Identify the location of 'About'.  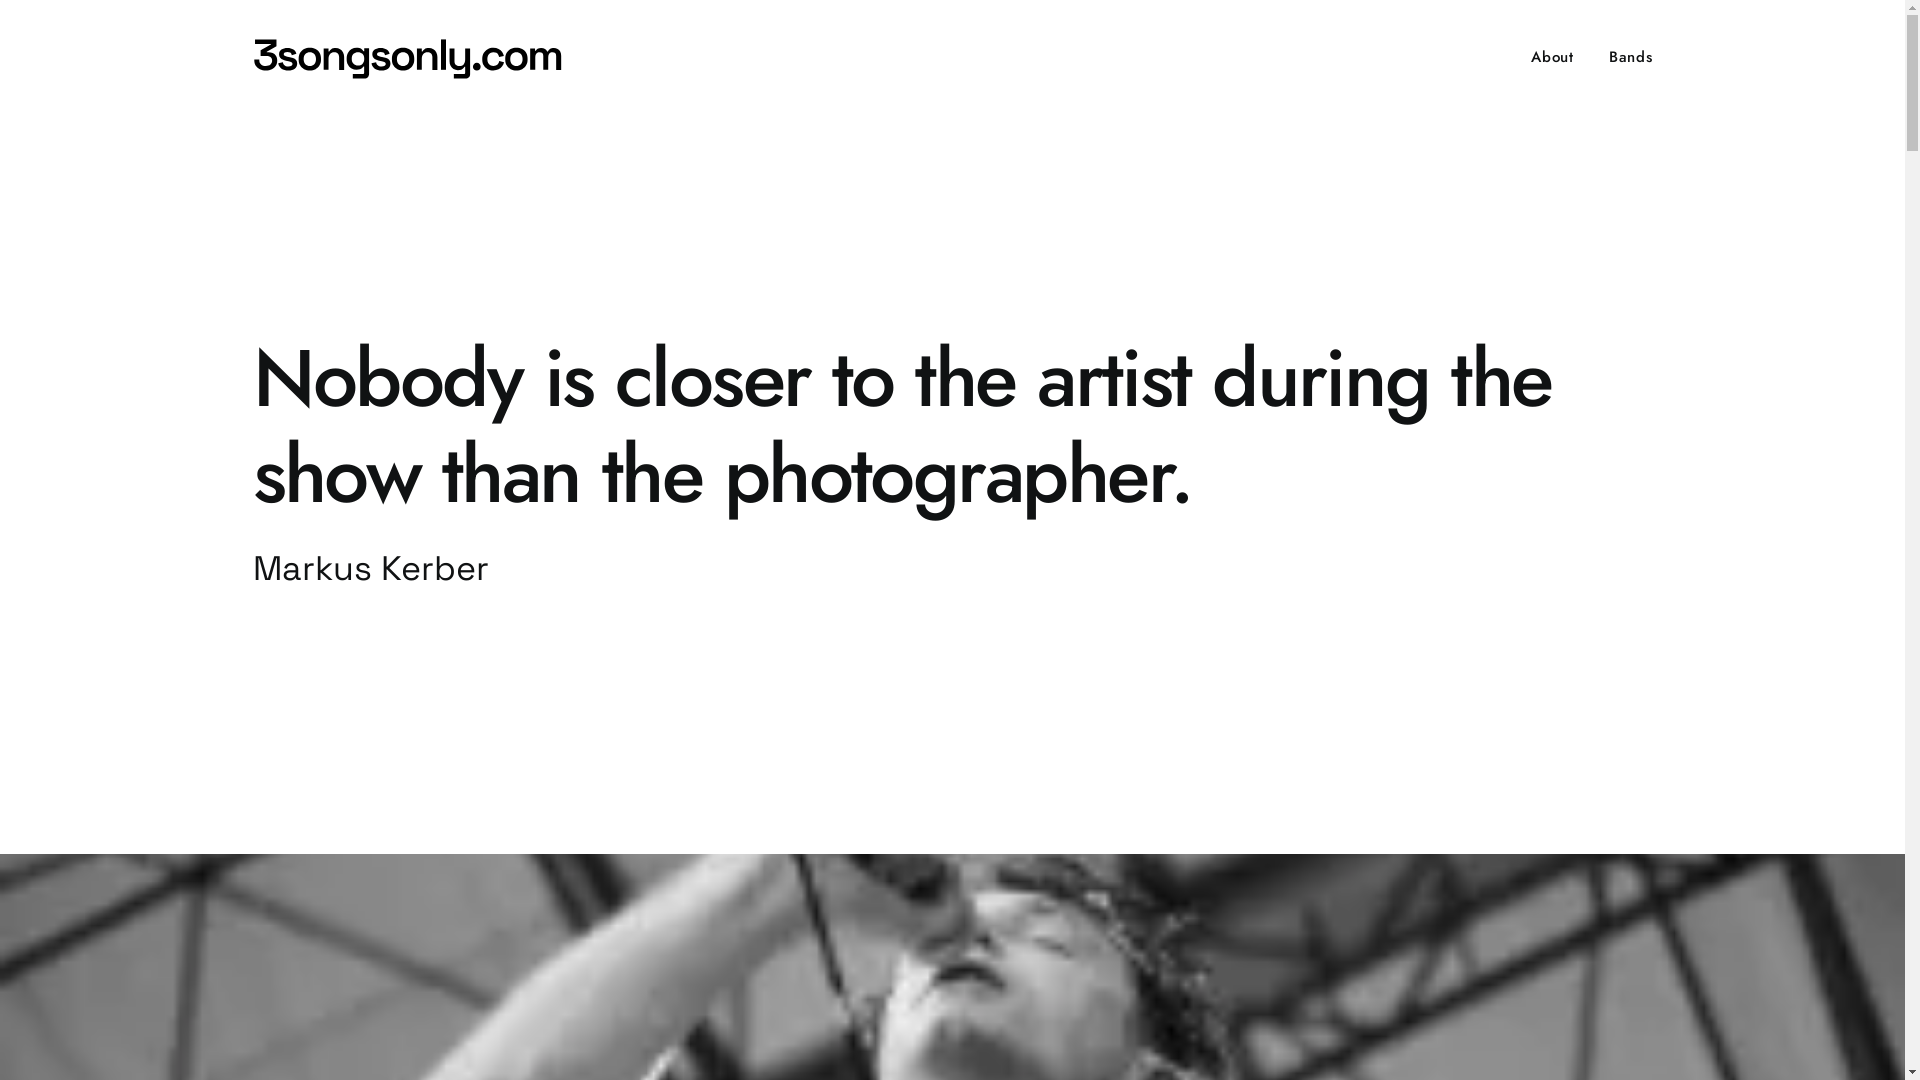
(1558, 56).